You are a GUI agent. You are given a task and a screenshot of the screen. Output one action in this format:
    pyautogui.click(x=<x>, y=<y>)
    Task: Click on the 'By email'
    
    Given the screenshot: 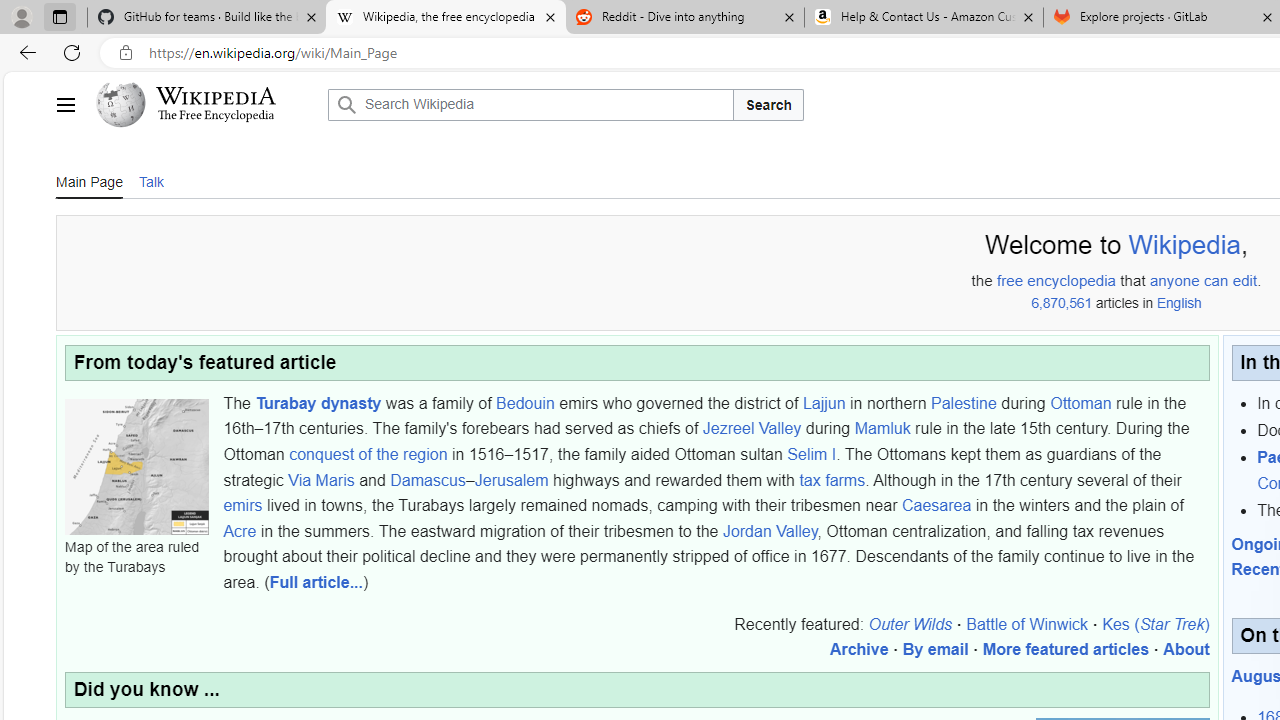 What is the action you would take?
    pyautogui.click(x=934, y=649)
    